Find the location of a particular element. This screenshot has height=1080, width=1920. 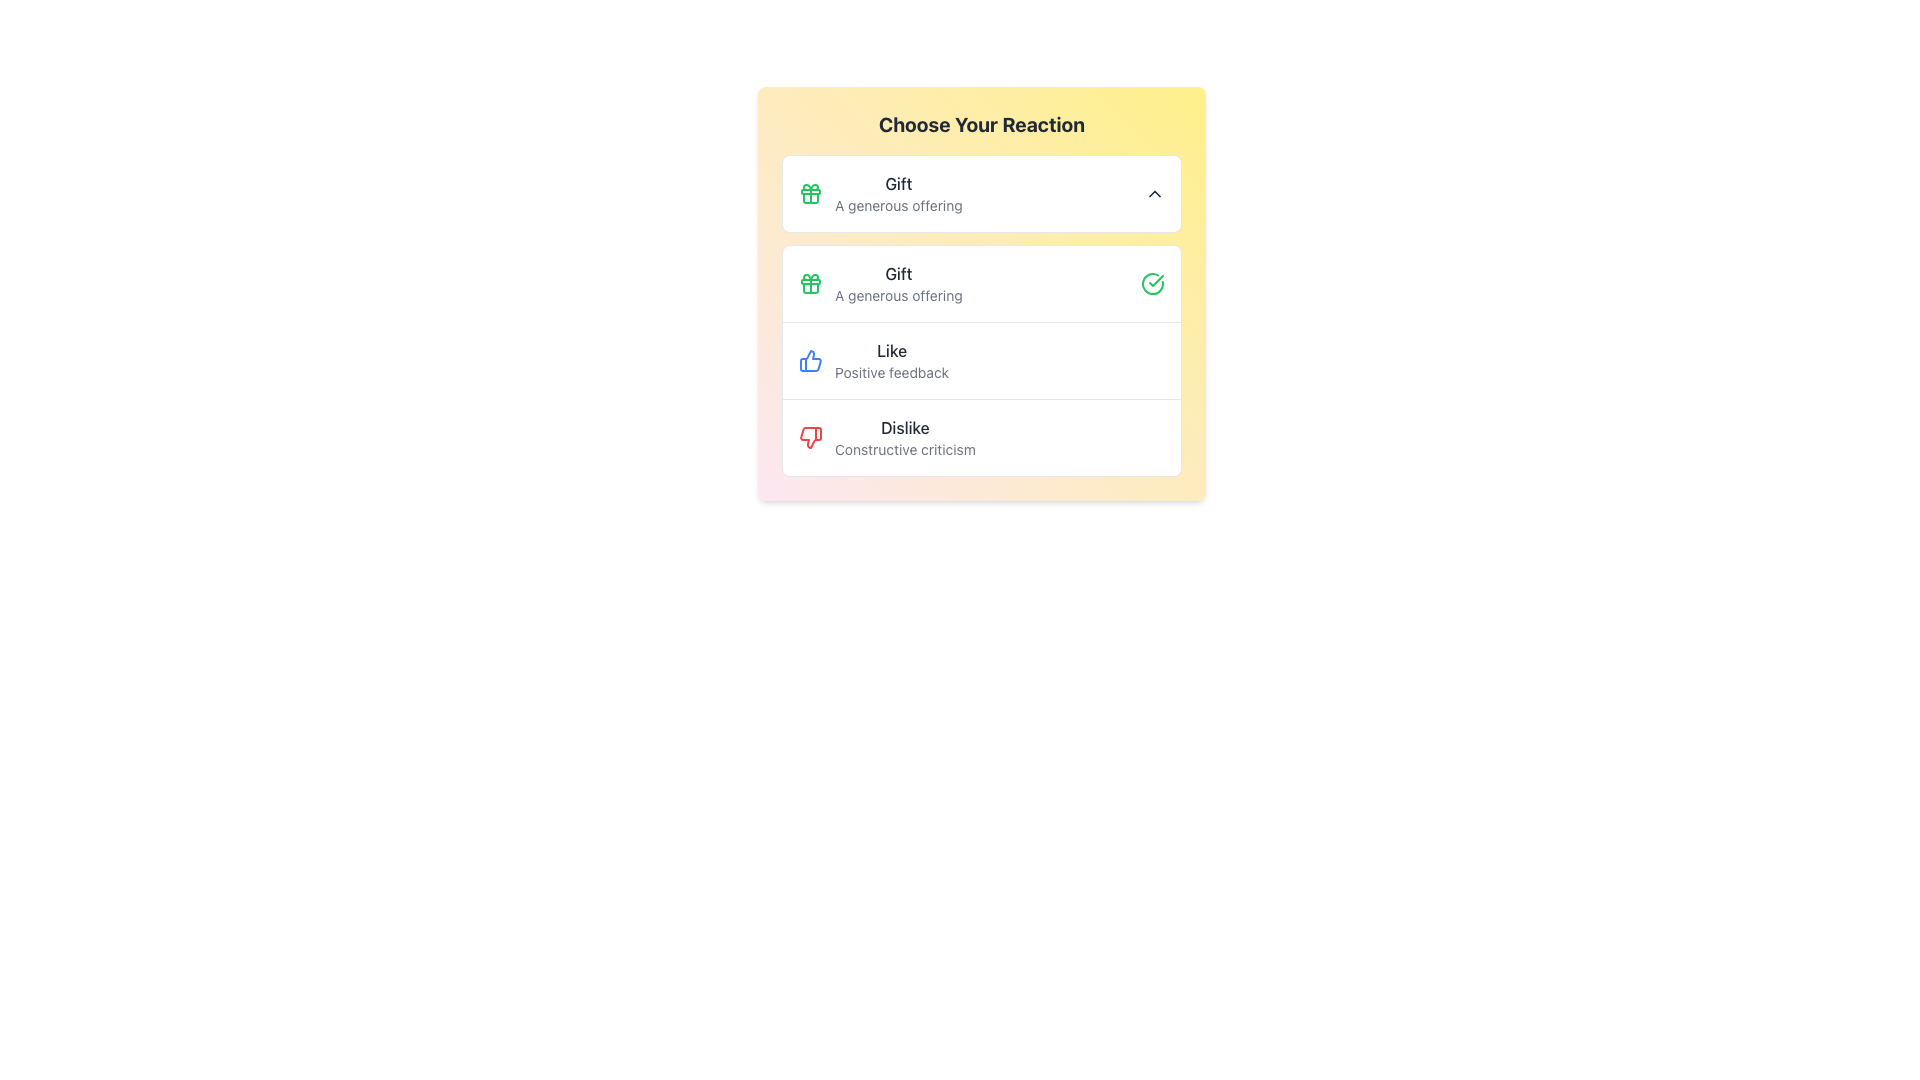

the 'Dislike' option with the text 'Constructive criticism' is located at coordinates (904, 437).